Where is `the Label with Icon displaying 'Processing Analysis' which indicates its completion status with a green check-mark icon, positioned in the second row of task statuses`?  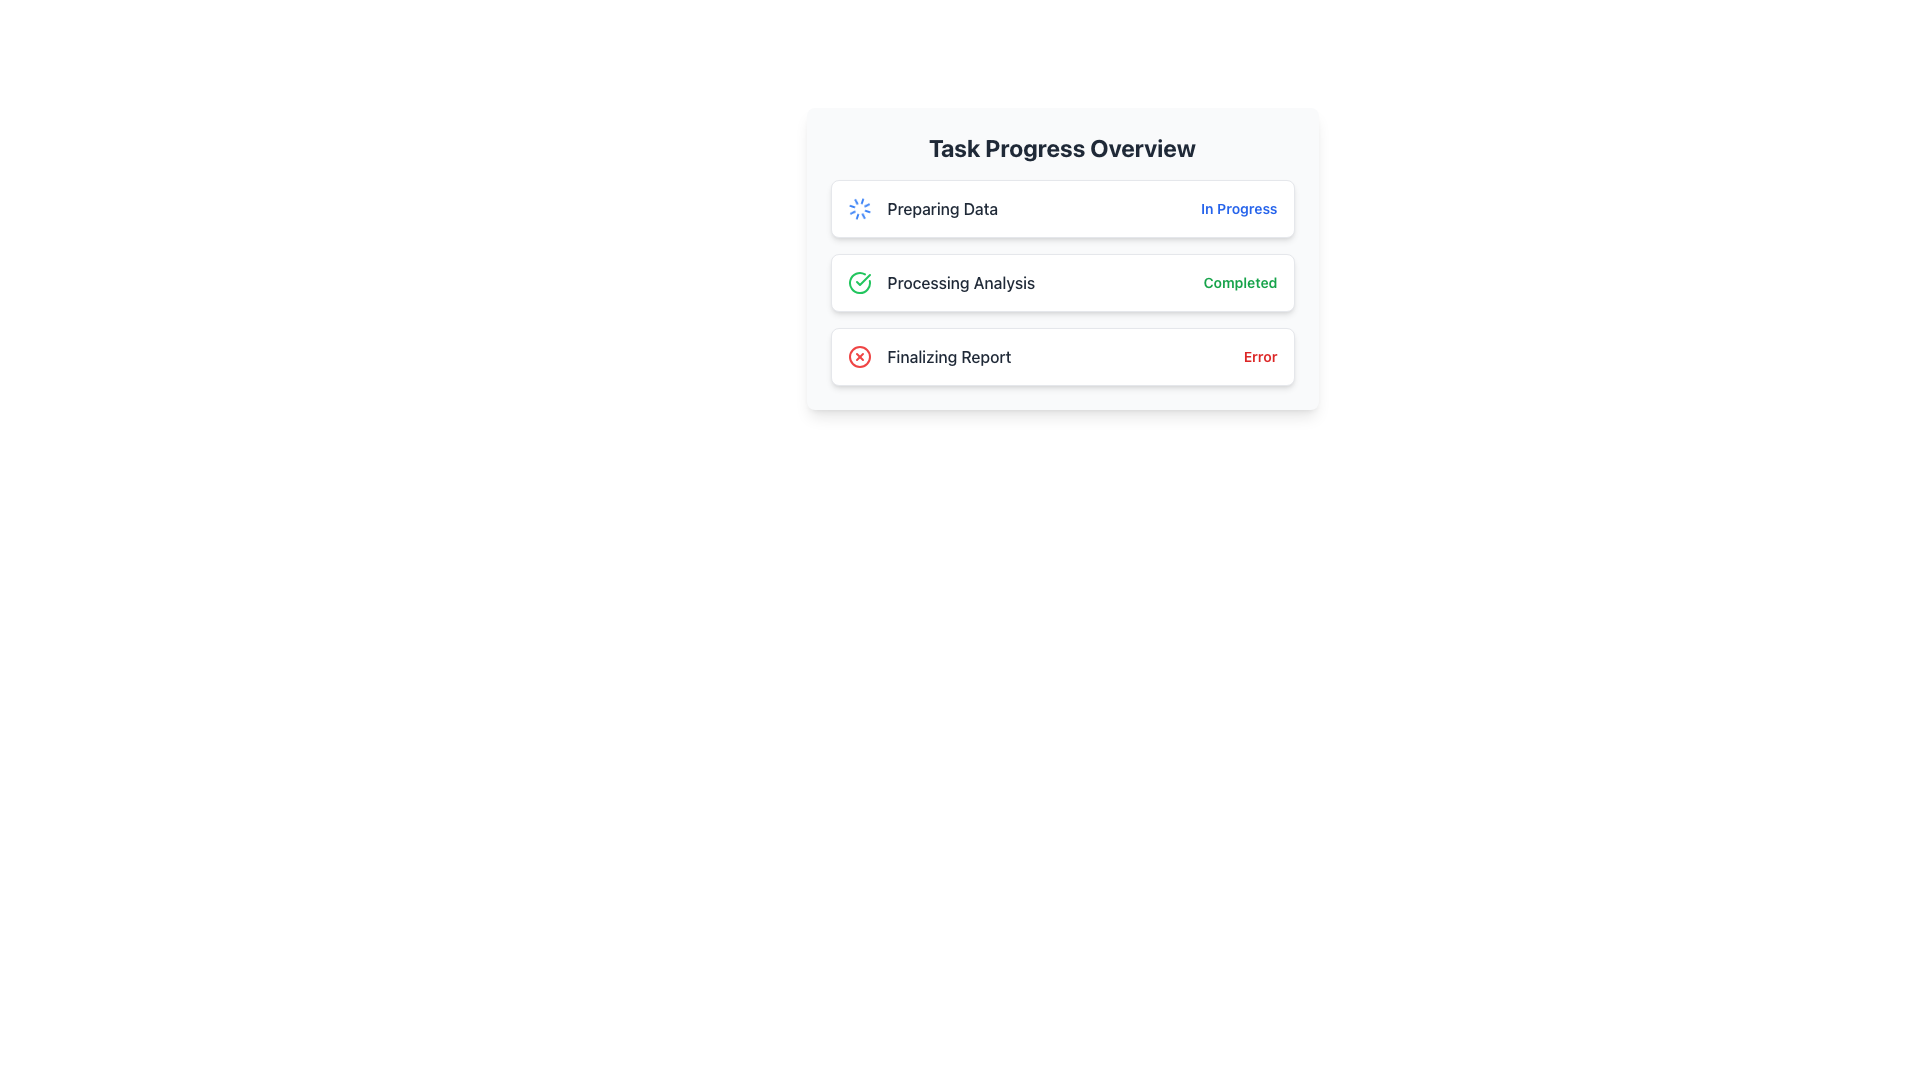
the Label with Icon displaying 'Processing Analysis' which indicates its completion status with a green check-mark icon, positioned in the second row of task statuses is located at coordinates (940, 282).